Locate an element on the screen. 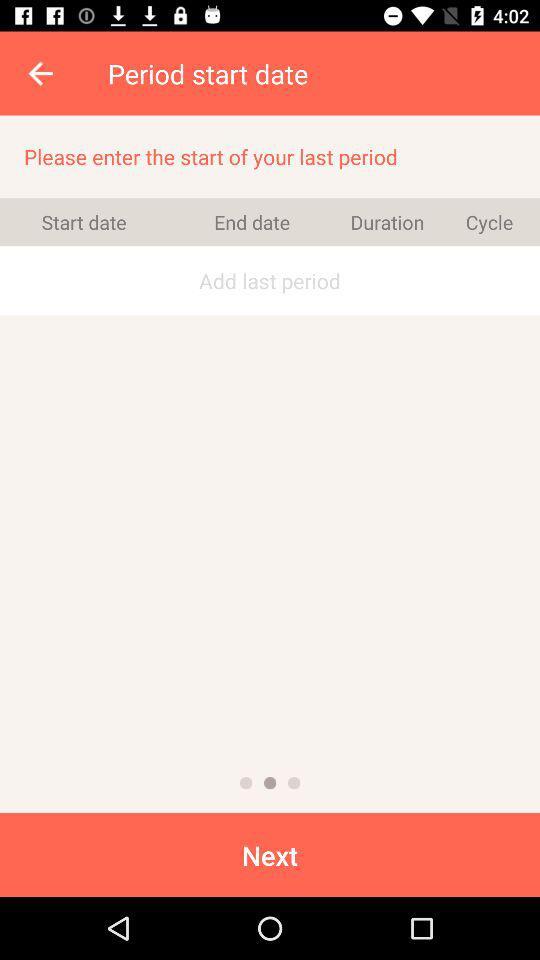 The height and width of the screenshot is (960, 540). the icon above next is located at coordinates (270, 783).